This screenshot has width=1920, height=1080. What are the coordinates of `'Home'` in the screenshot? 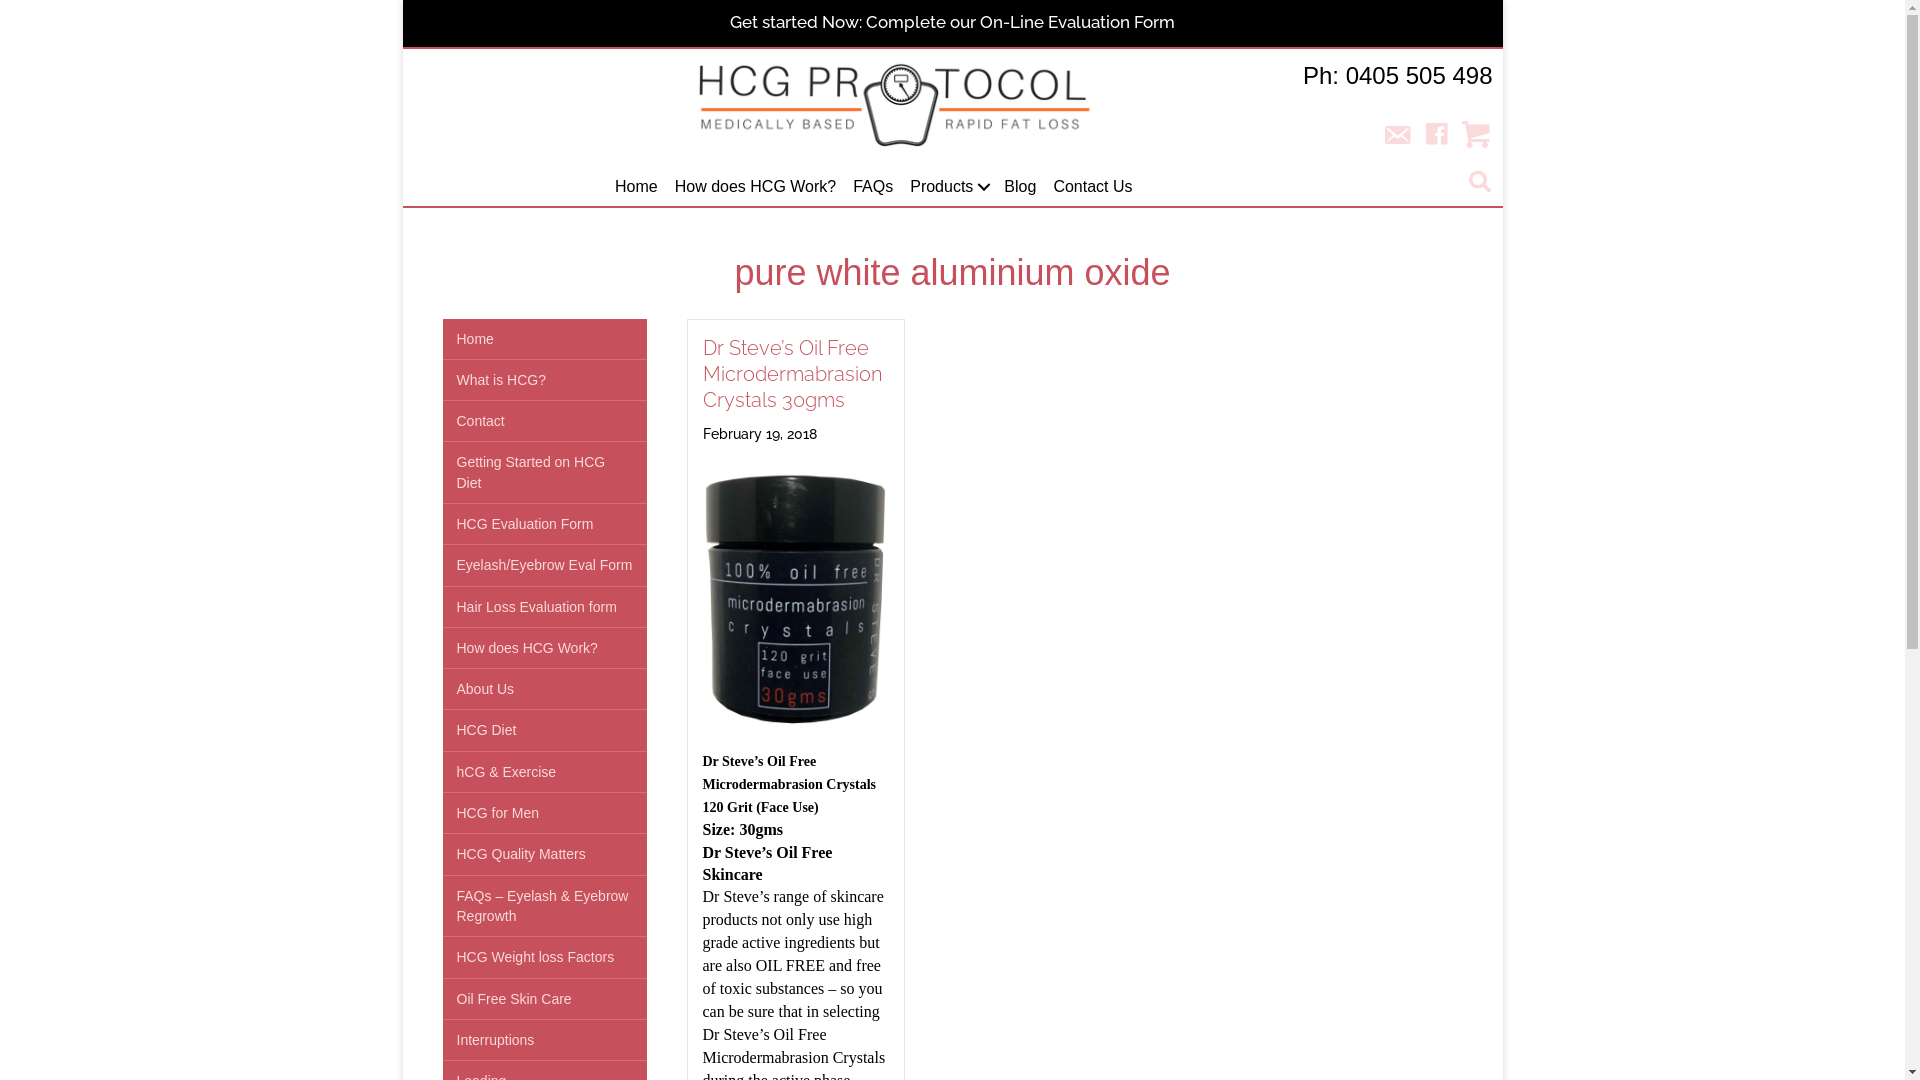 It's located at (635, 186).